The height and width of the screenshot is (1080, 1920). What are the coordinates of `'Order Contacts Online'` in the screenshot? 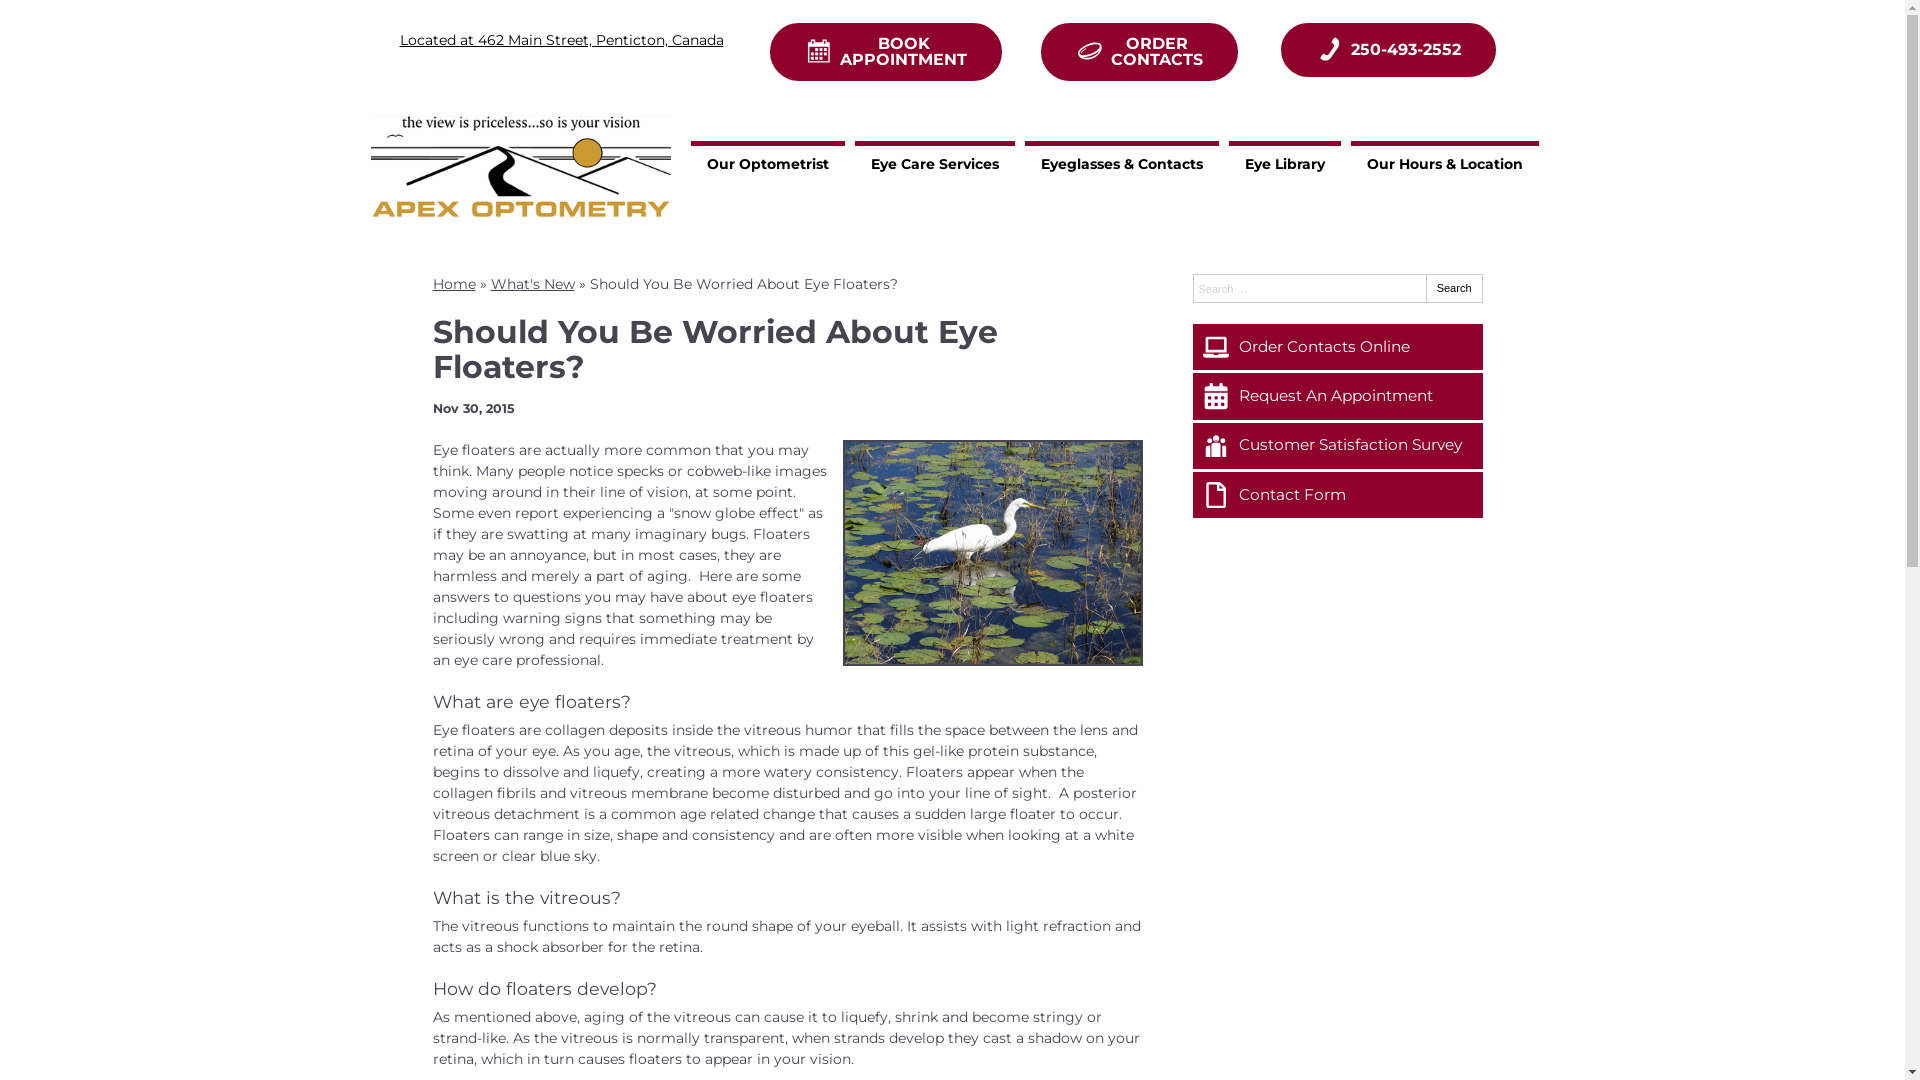 It's located at (1337, 346).